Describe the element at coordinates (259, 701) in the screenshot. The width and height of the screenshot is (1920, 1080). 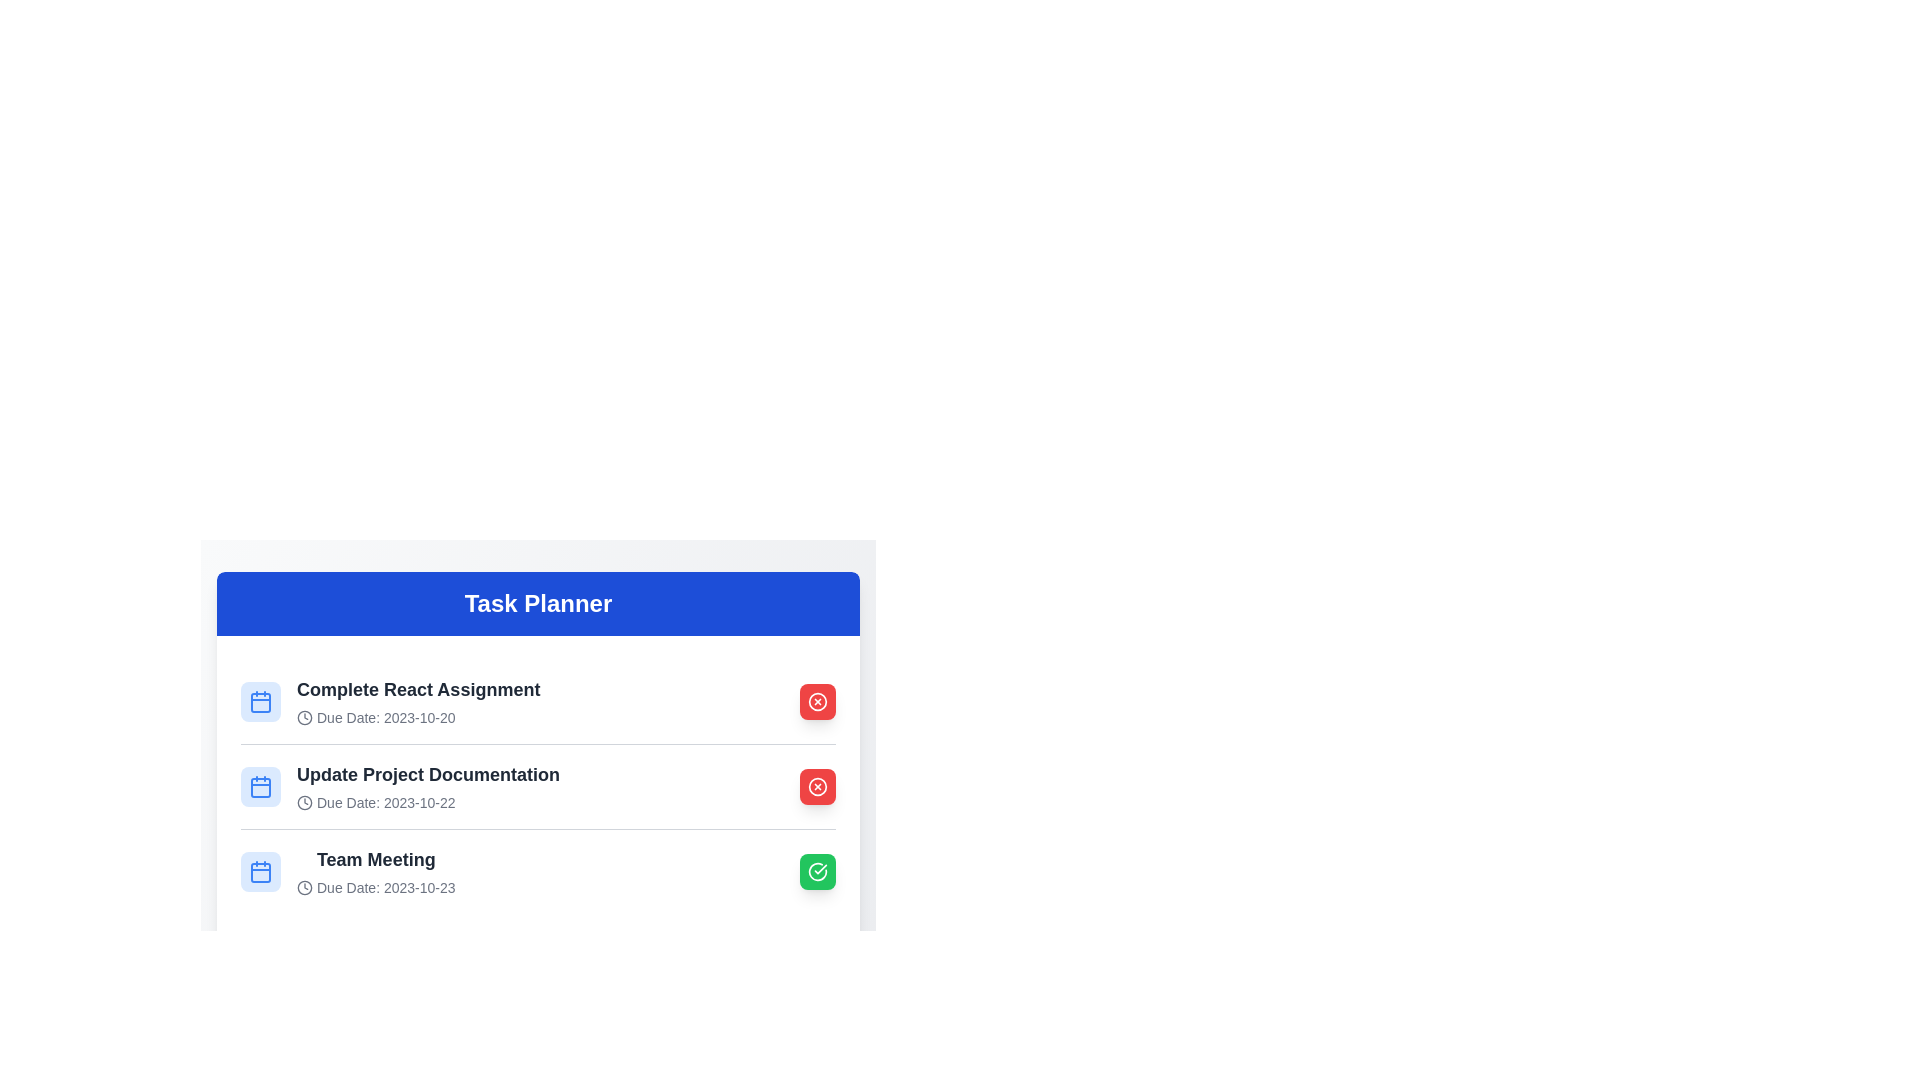
I see `the calendar icon located to the left of the task titled 'Complete React Assignment'` at that location.